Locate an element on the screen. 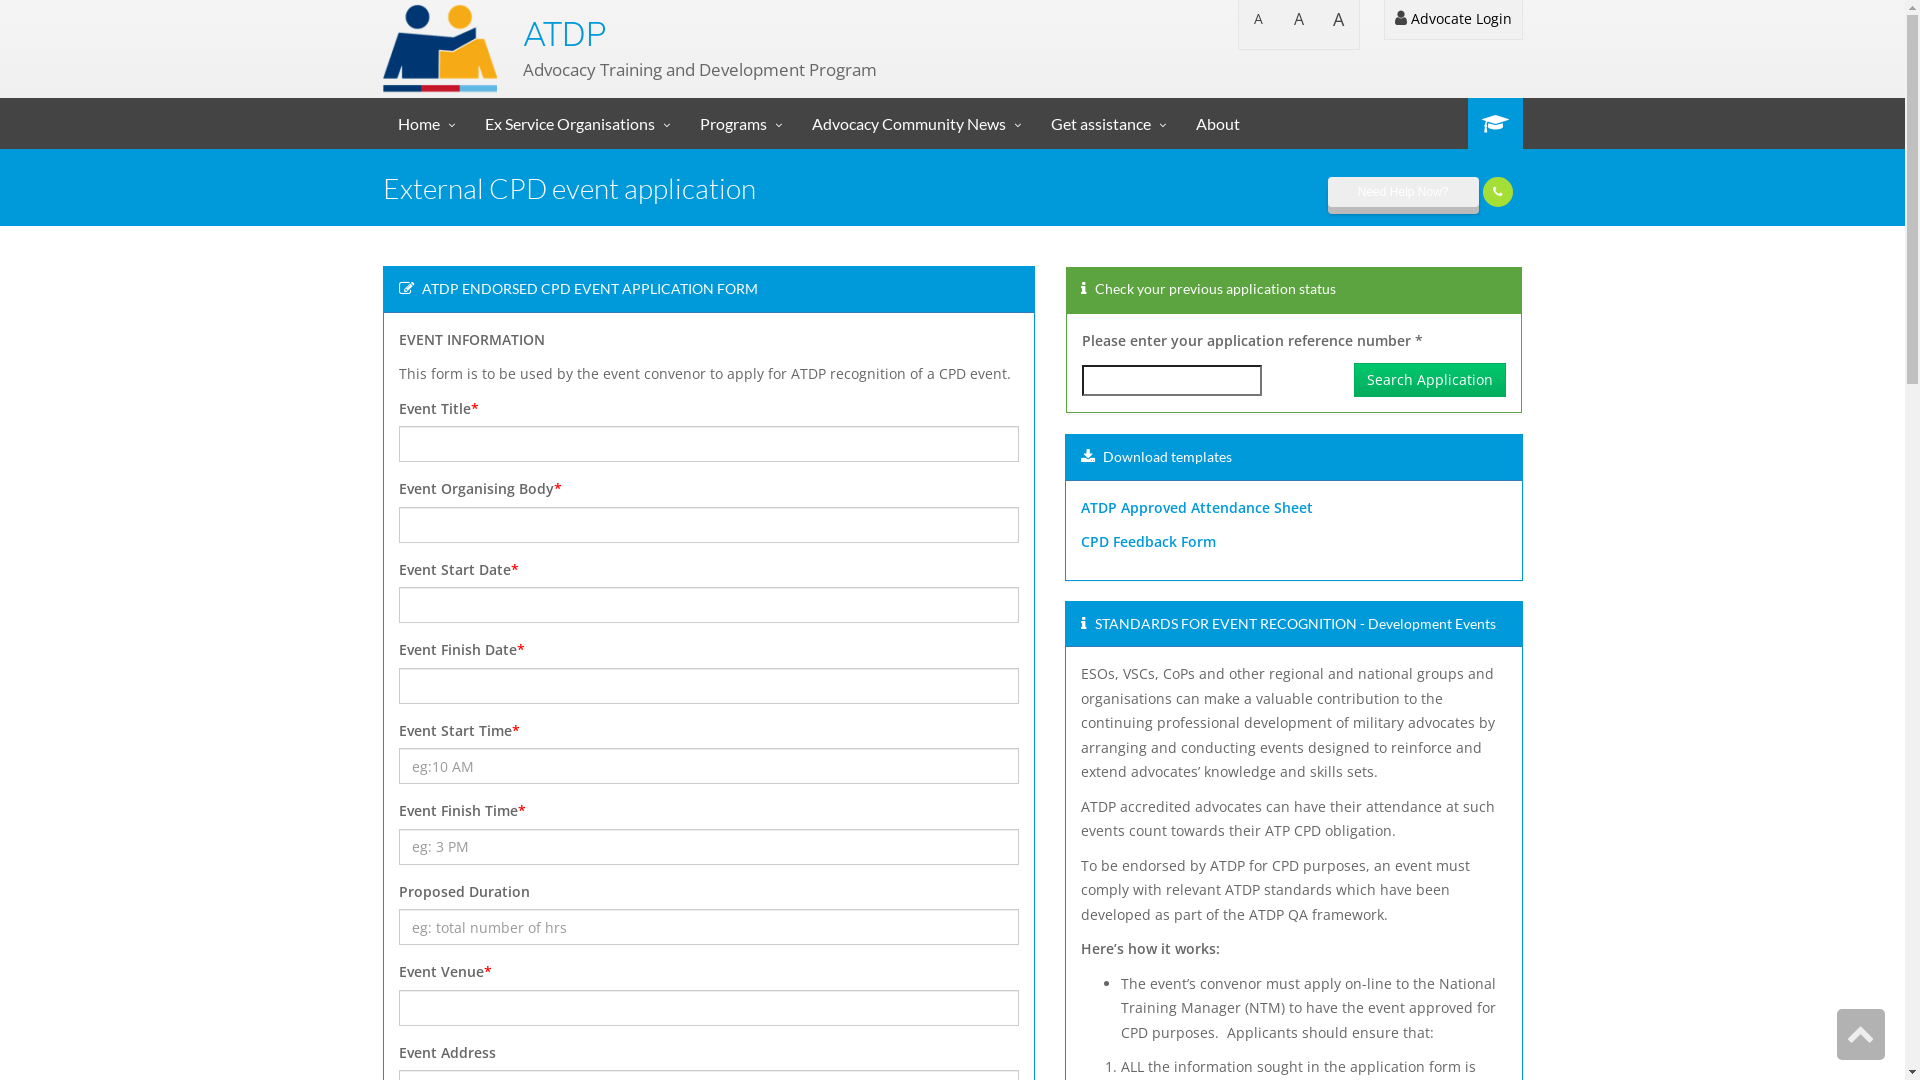 This screenshot has height=1080, width=1920. 'A' is located at coordinates (1256, 24).